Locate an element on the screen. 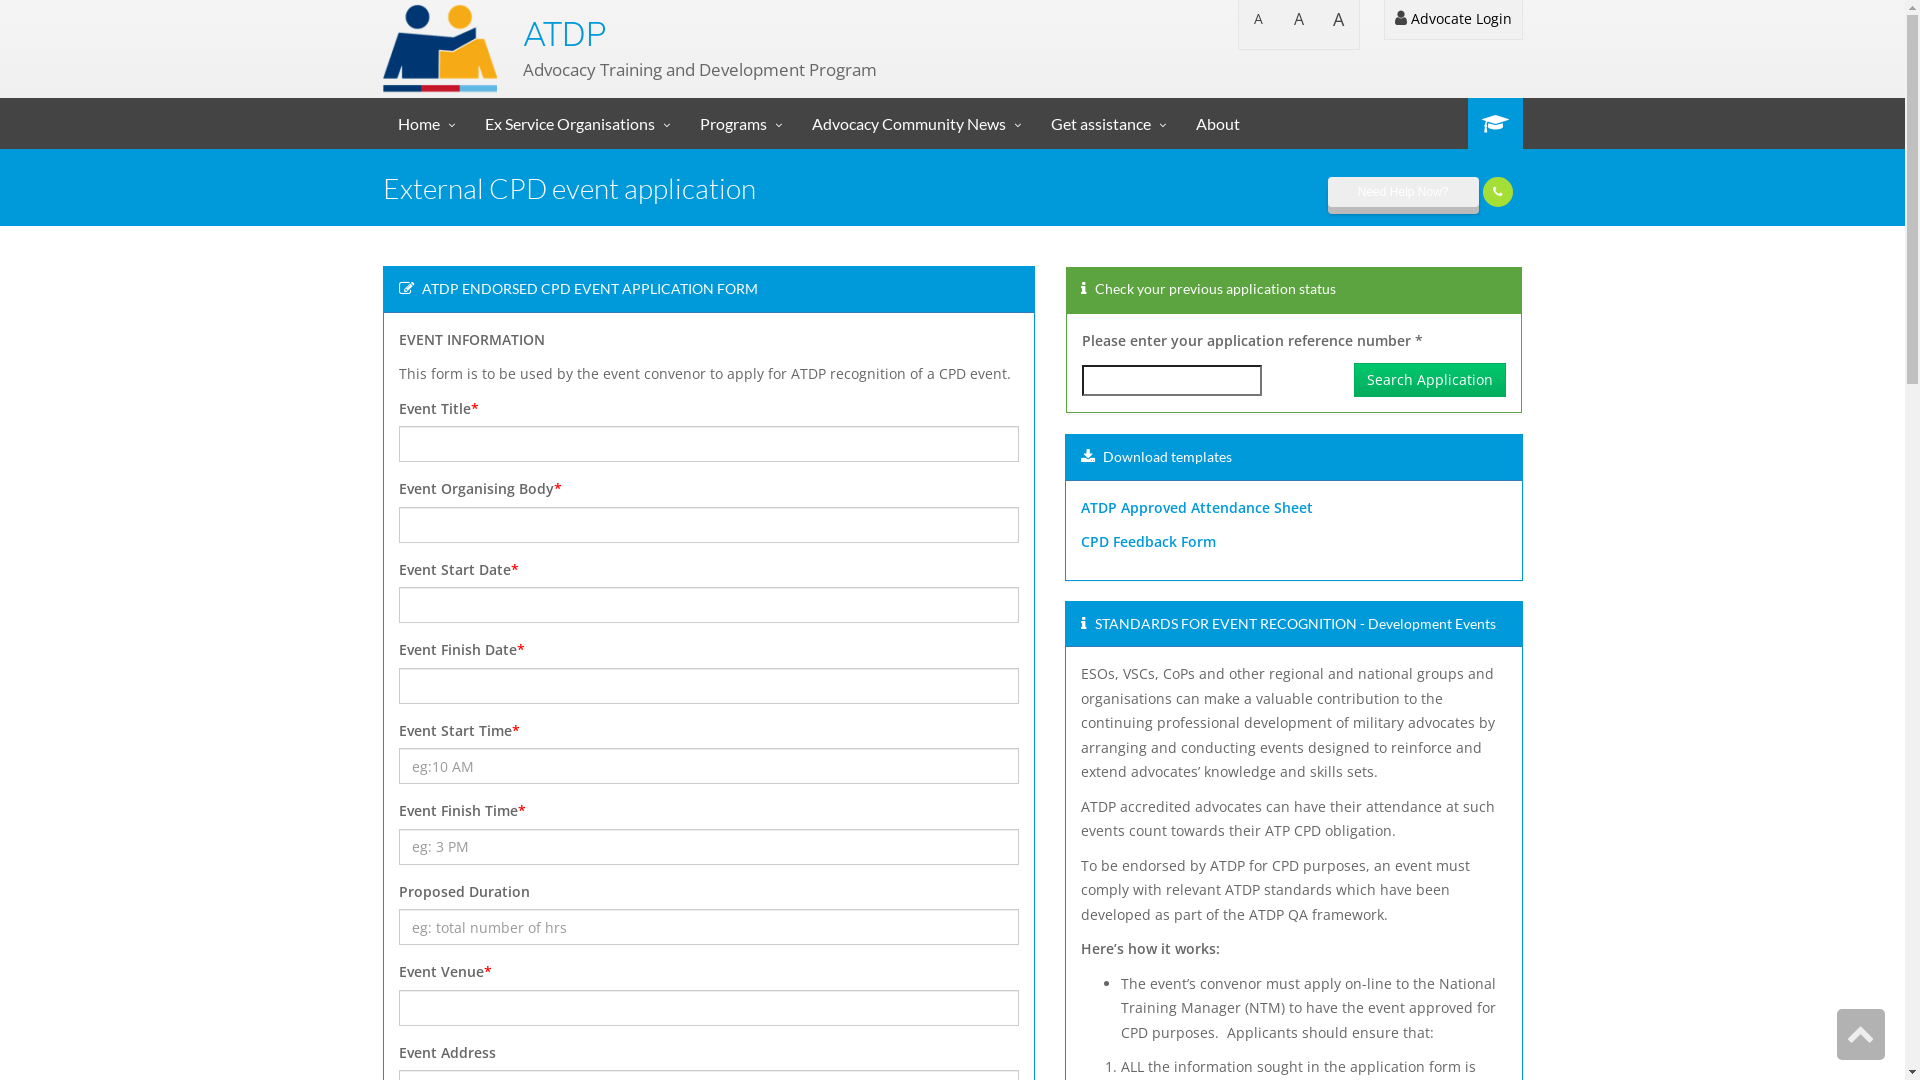 This screenshot has height=1080, width=1920. 'A' is located at coordinates (1256, 24).